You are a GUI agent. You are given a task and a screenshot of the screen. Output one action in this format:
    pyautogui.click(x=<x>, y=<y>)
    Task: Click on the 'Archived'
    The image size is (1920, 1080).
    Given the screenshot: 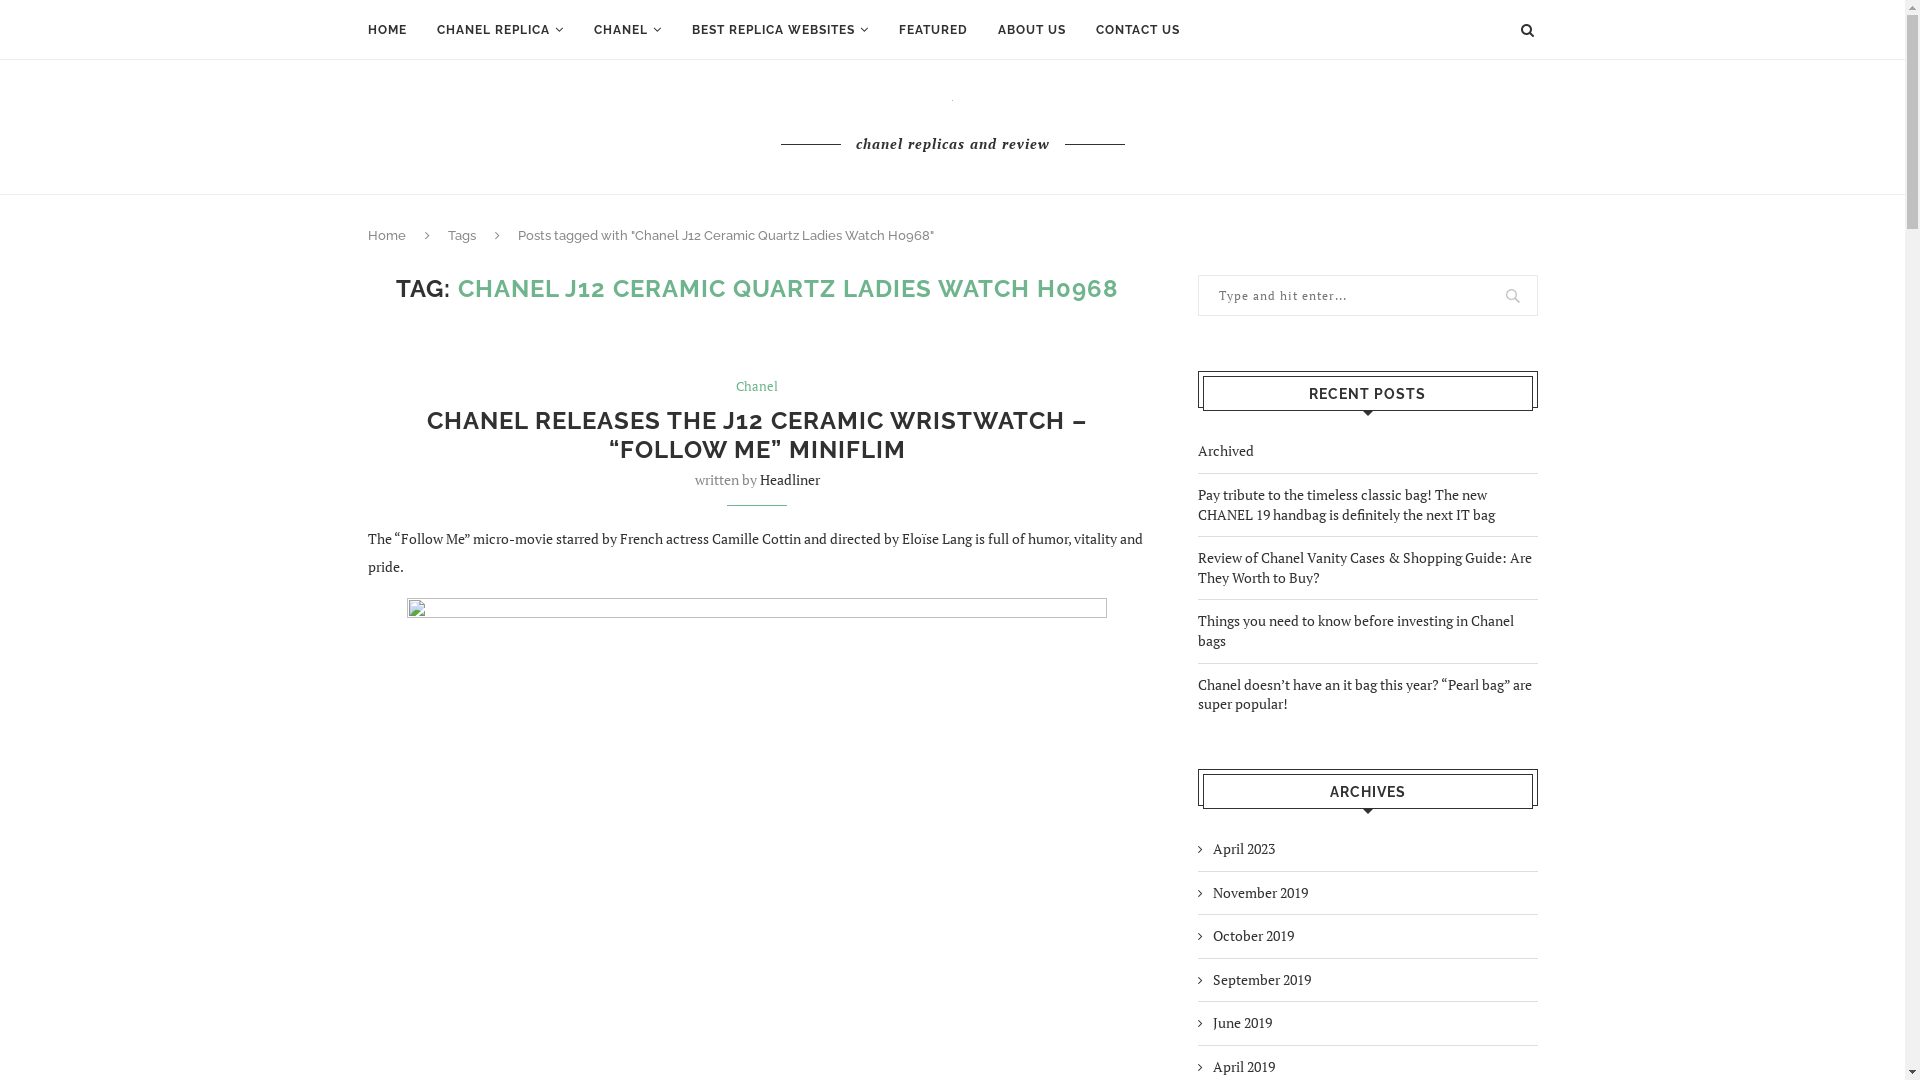 What is the action you would take?
    pyautogui.click(x=1224, y=450)
    